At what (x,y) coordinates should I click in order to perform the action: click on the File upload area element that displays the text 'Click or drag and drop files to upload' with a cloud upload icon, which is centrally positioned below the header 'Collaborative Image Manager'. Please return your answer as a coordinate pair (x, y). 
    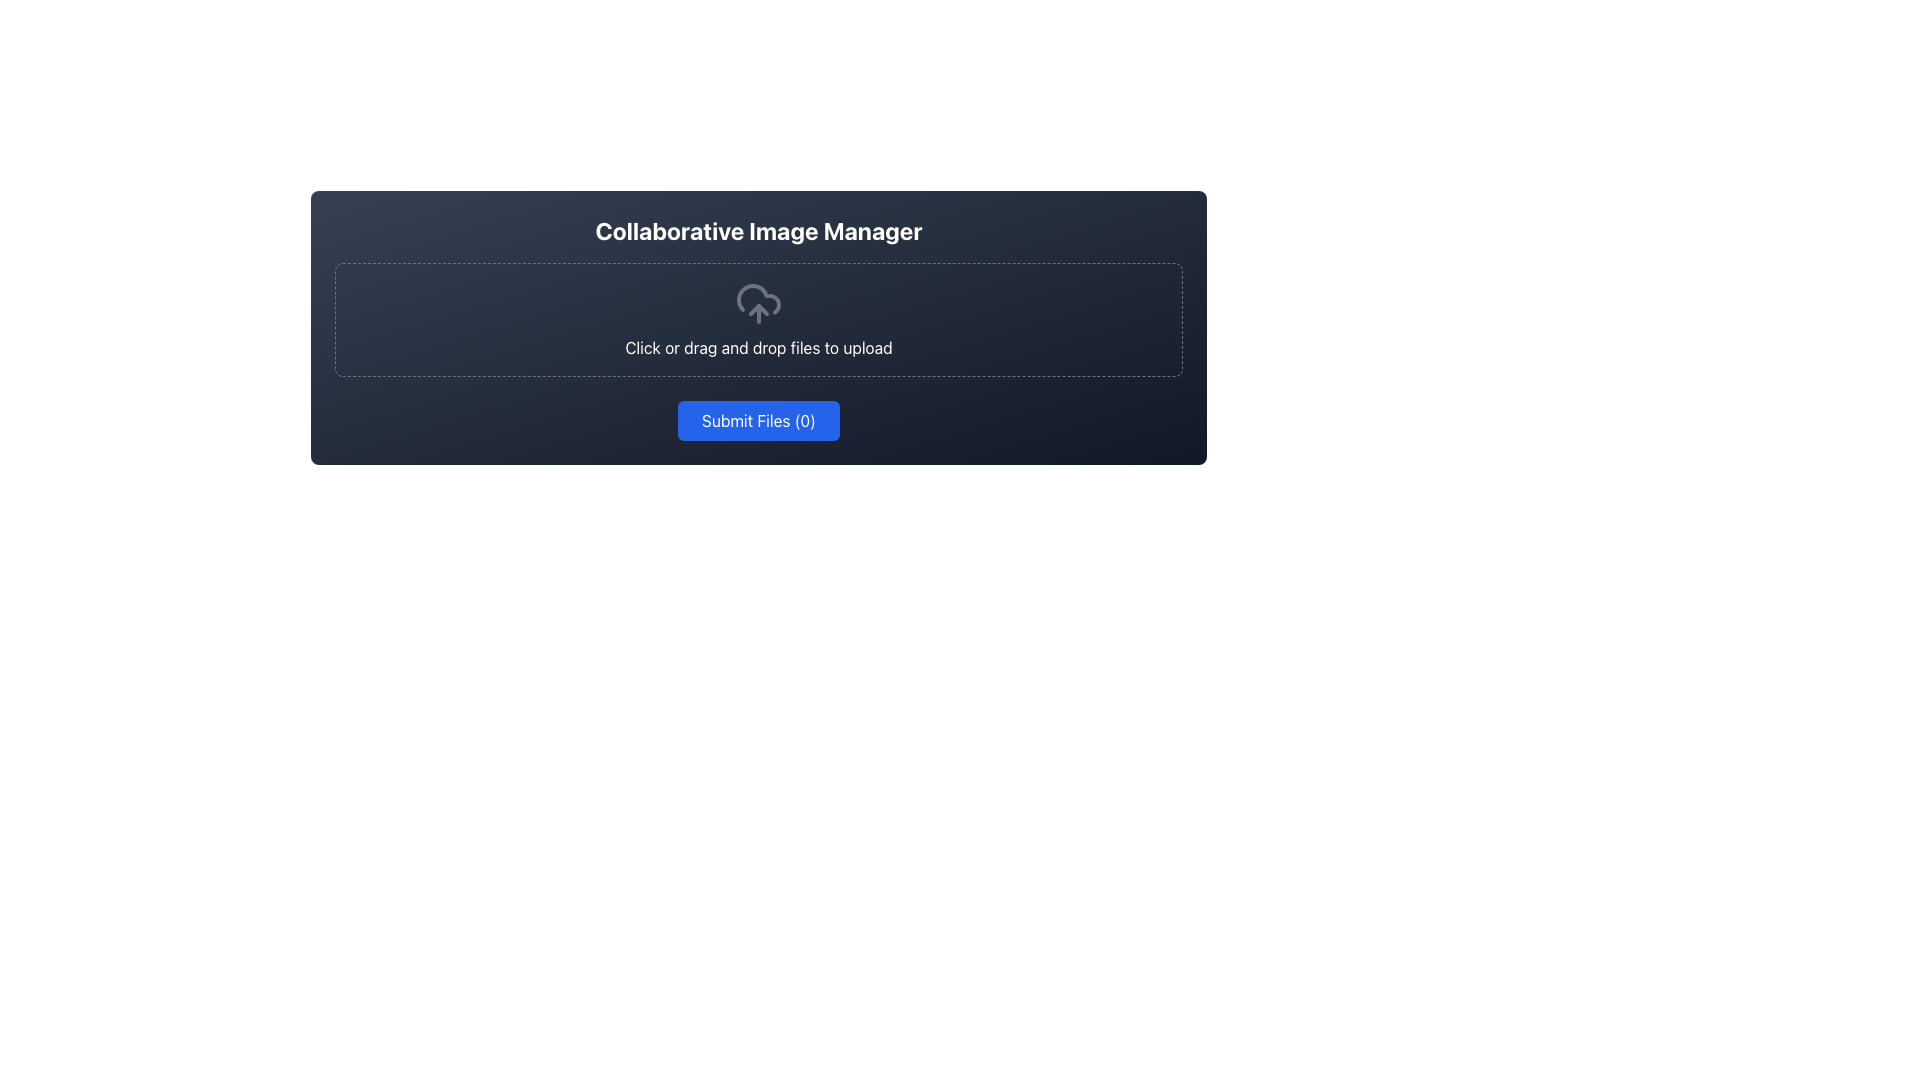
    Looking at the image, I should click on (757, 317).